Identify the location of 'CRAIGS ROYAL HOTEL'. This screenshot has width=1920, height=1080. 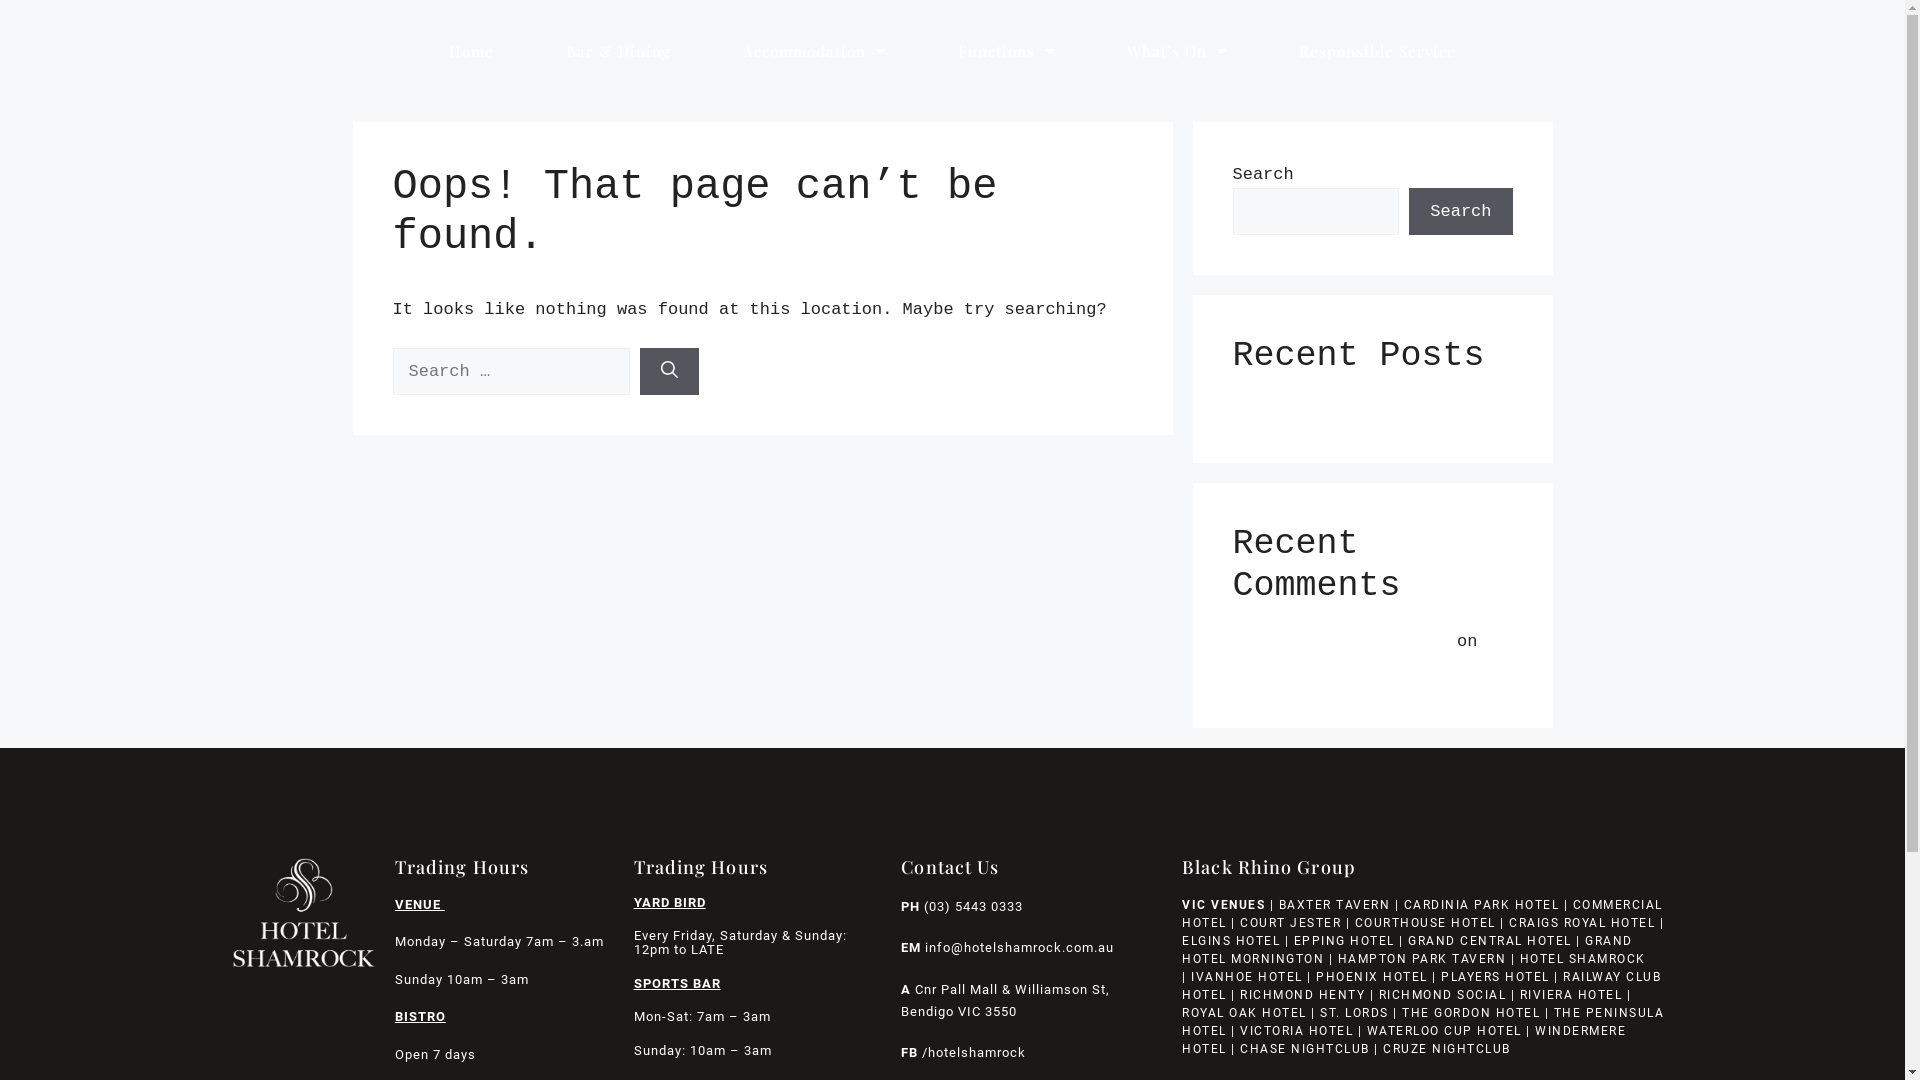
(1581, 922).